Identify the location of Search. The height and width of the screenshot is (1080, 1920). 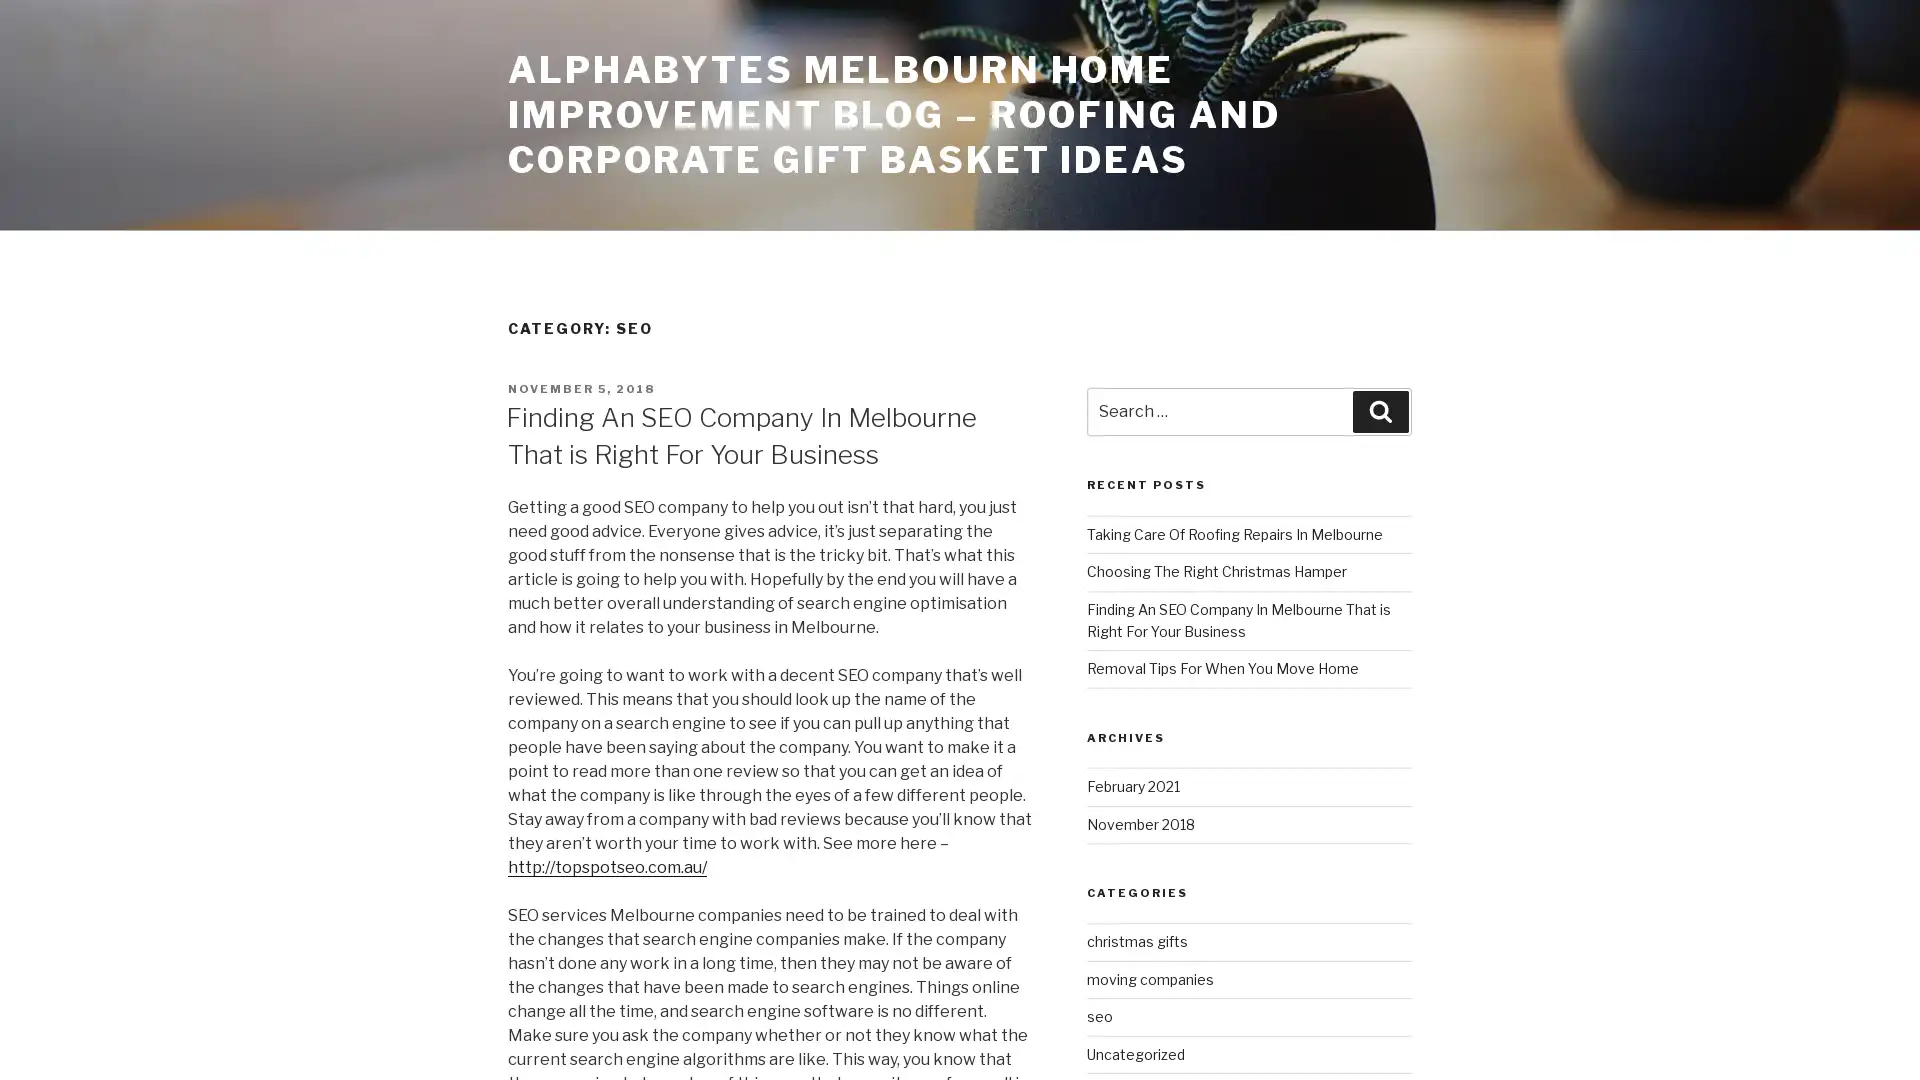
(1380, 411).